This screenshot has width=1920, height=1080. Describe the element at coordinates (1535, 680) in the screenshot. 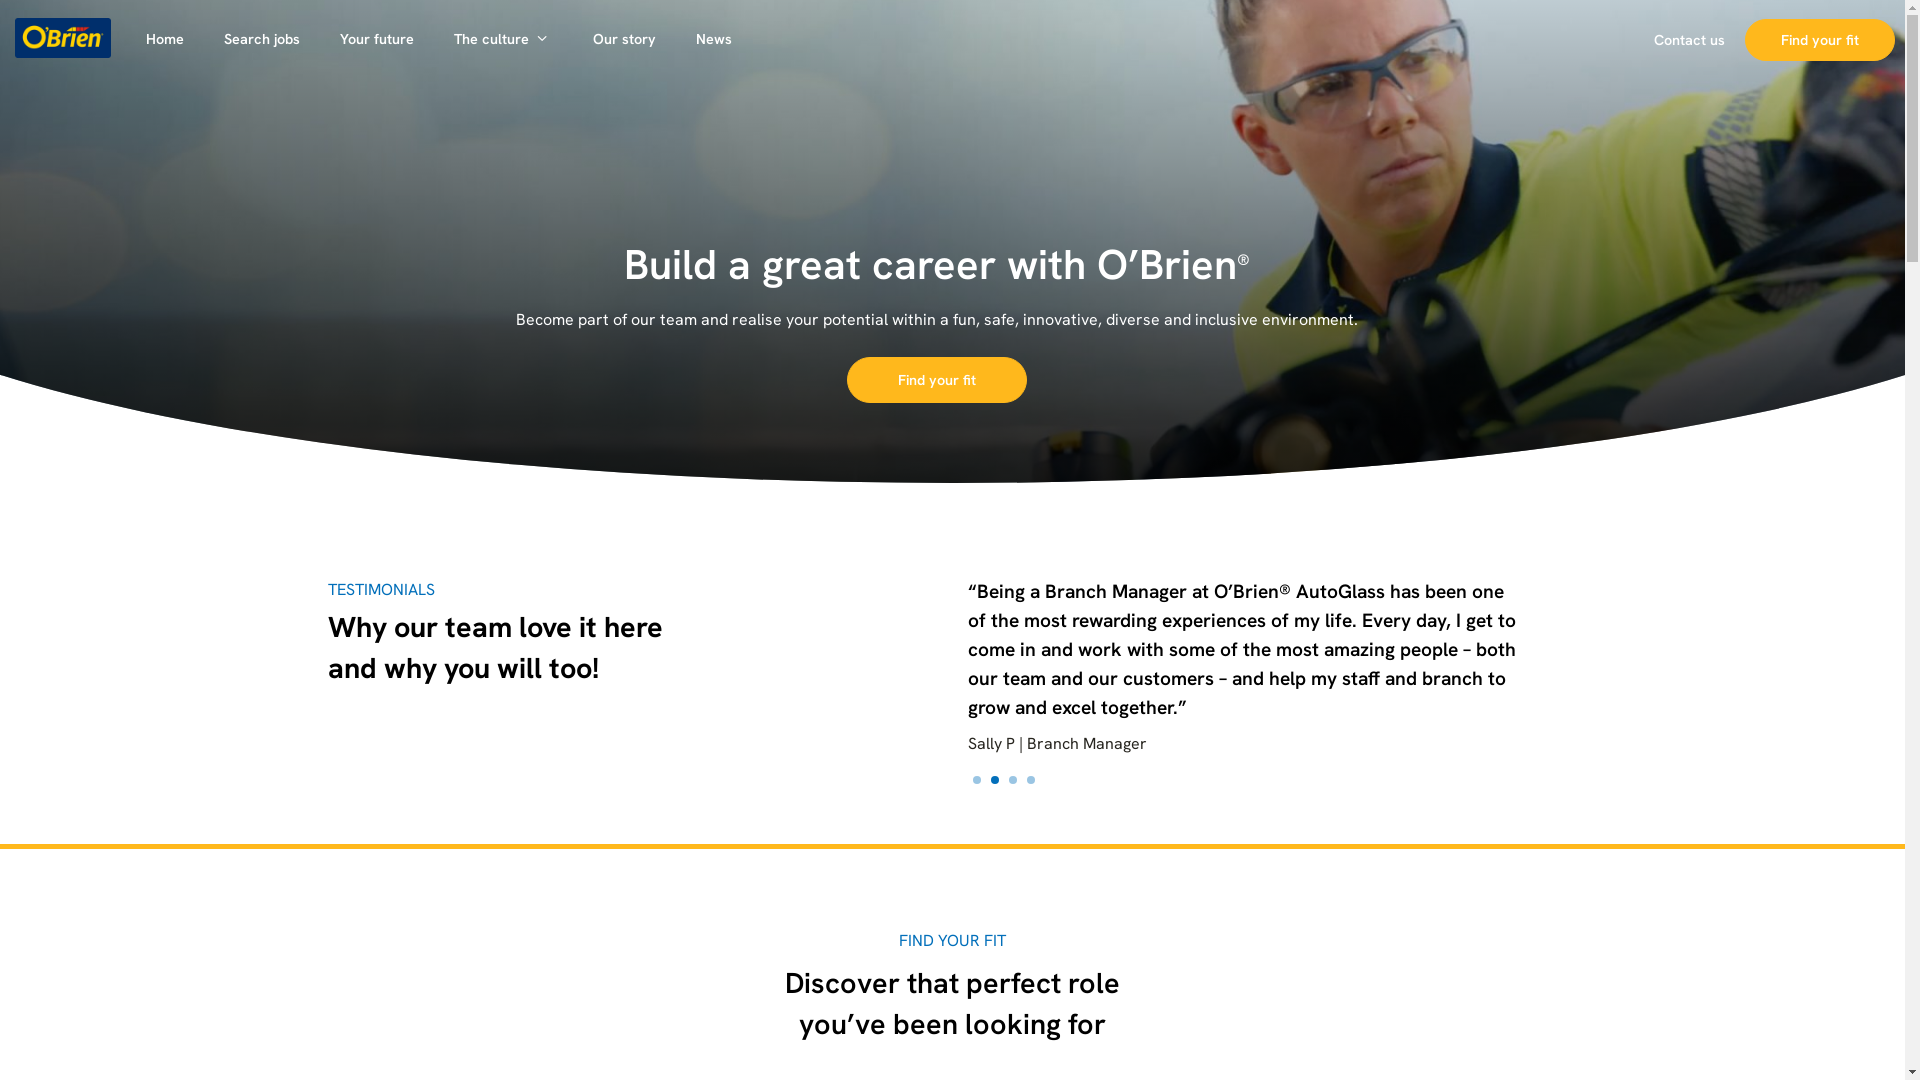

I see `'Next'` at that location.